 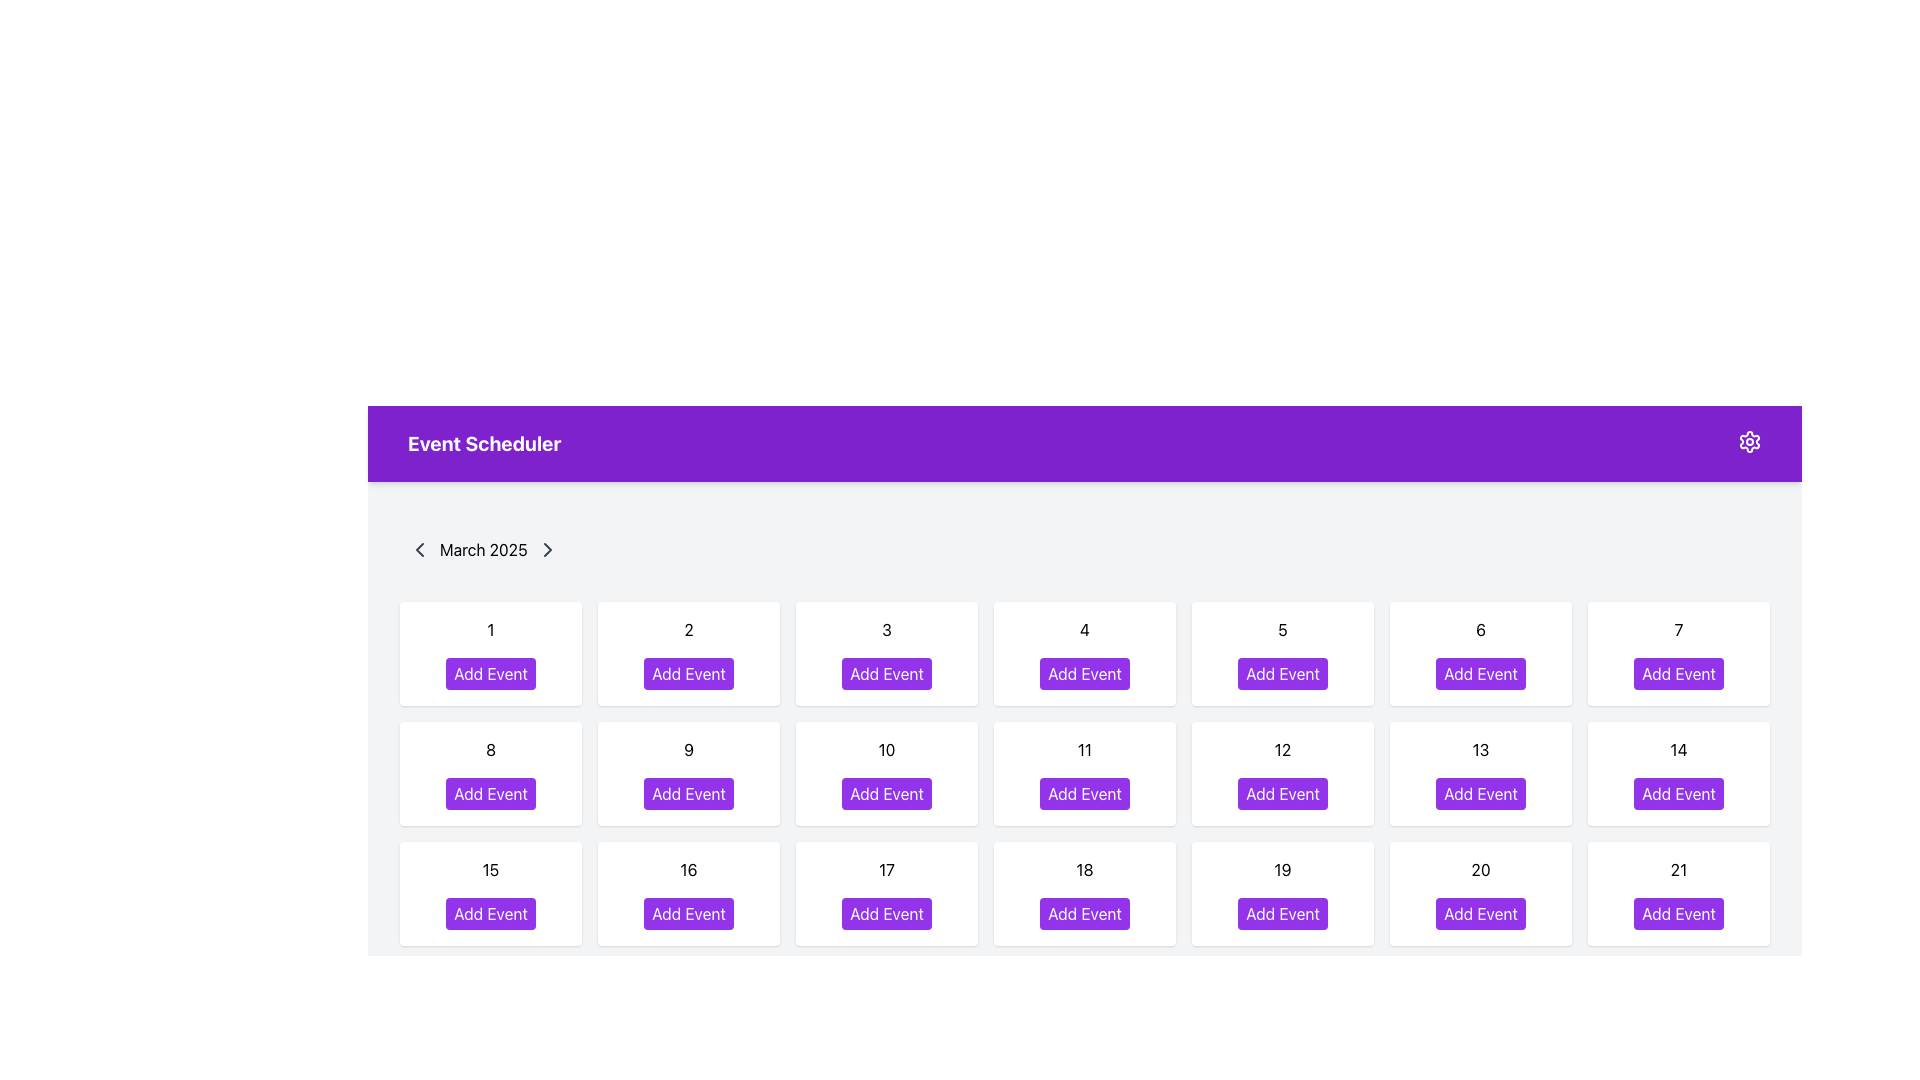 What do you see at coordinates (1282, 654) in the screenshot?
I see `the 'Add Event' button for the specified day, indicated by the number '5', located in the first row of the grid layout` at bounding box center [1282, 654].